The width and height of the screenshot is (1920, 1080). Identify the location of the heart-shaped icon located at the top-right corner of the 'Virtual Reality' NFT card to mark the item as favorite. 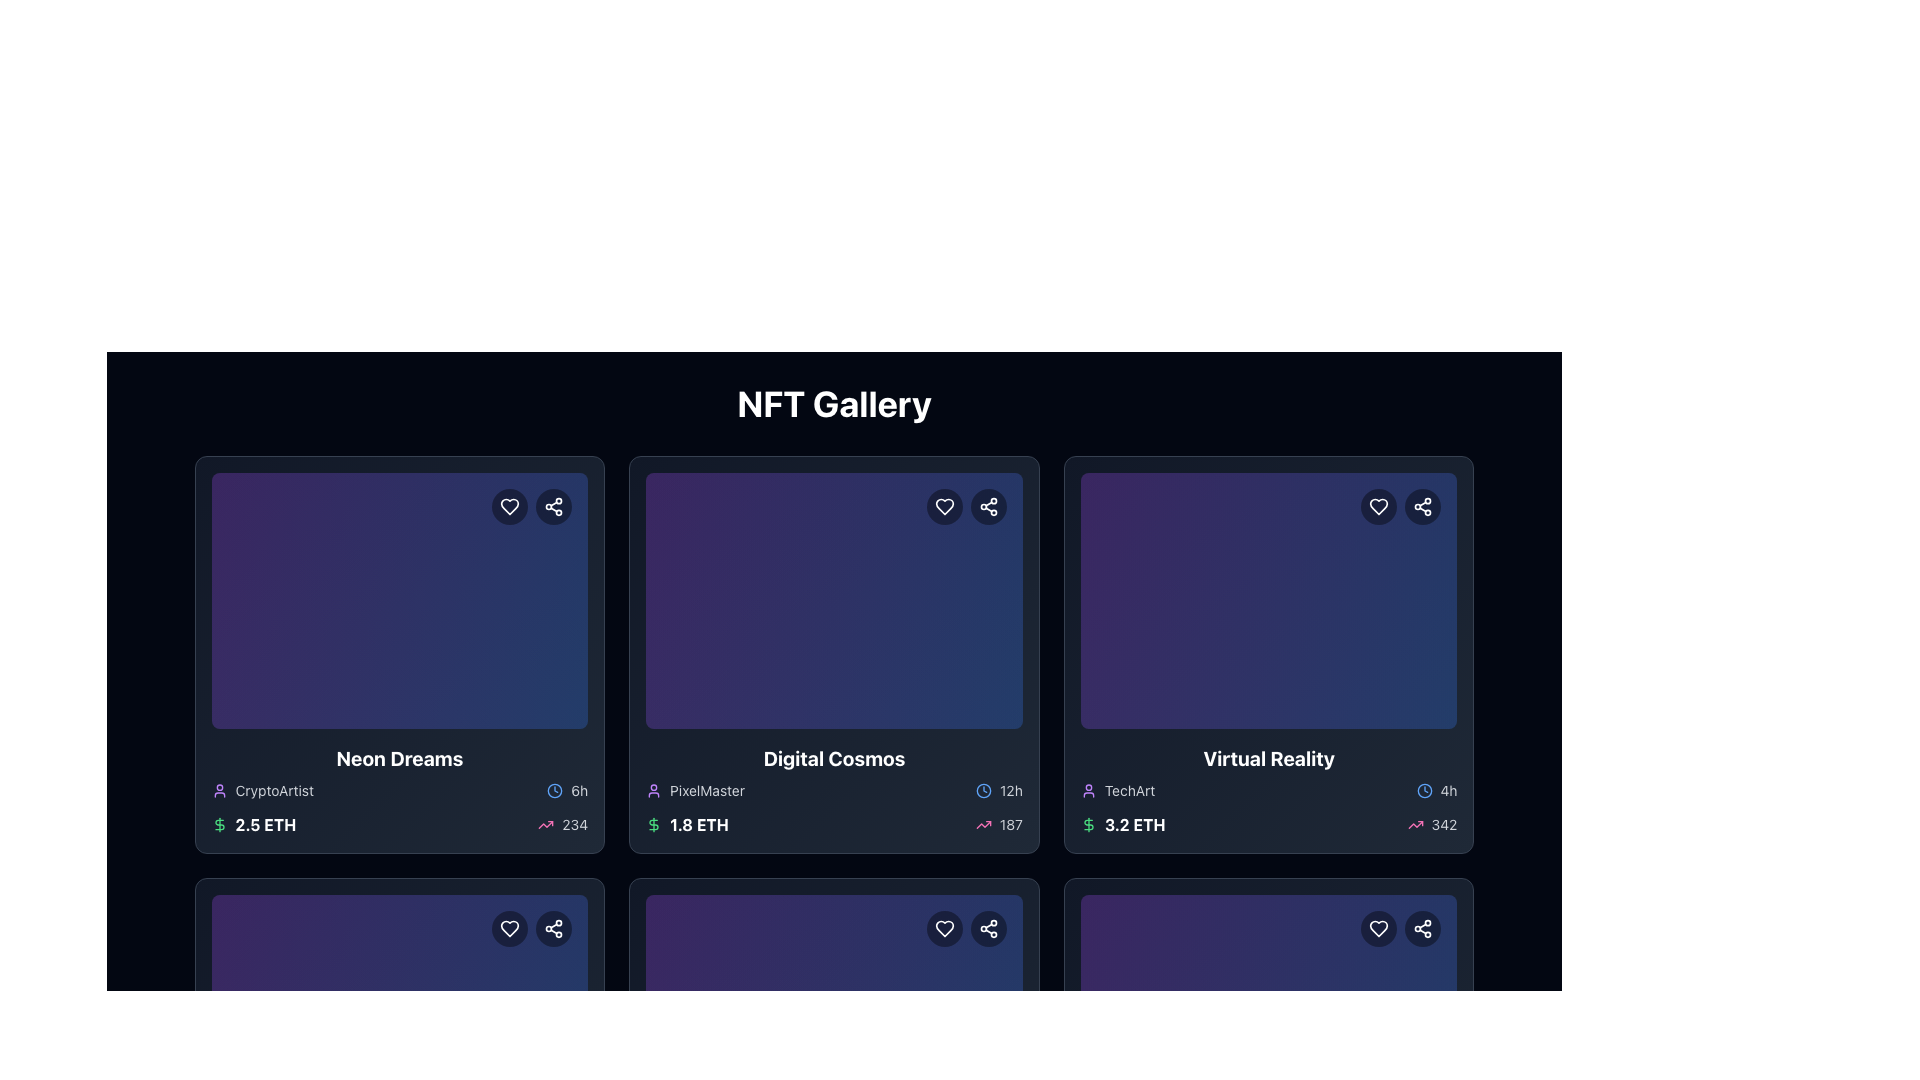
(1378, 929).